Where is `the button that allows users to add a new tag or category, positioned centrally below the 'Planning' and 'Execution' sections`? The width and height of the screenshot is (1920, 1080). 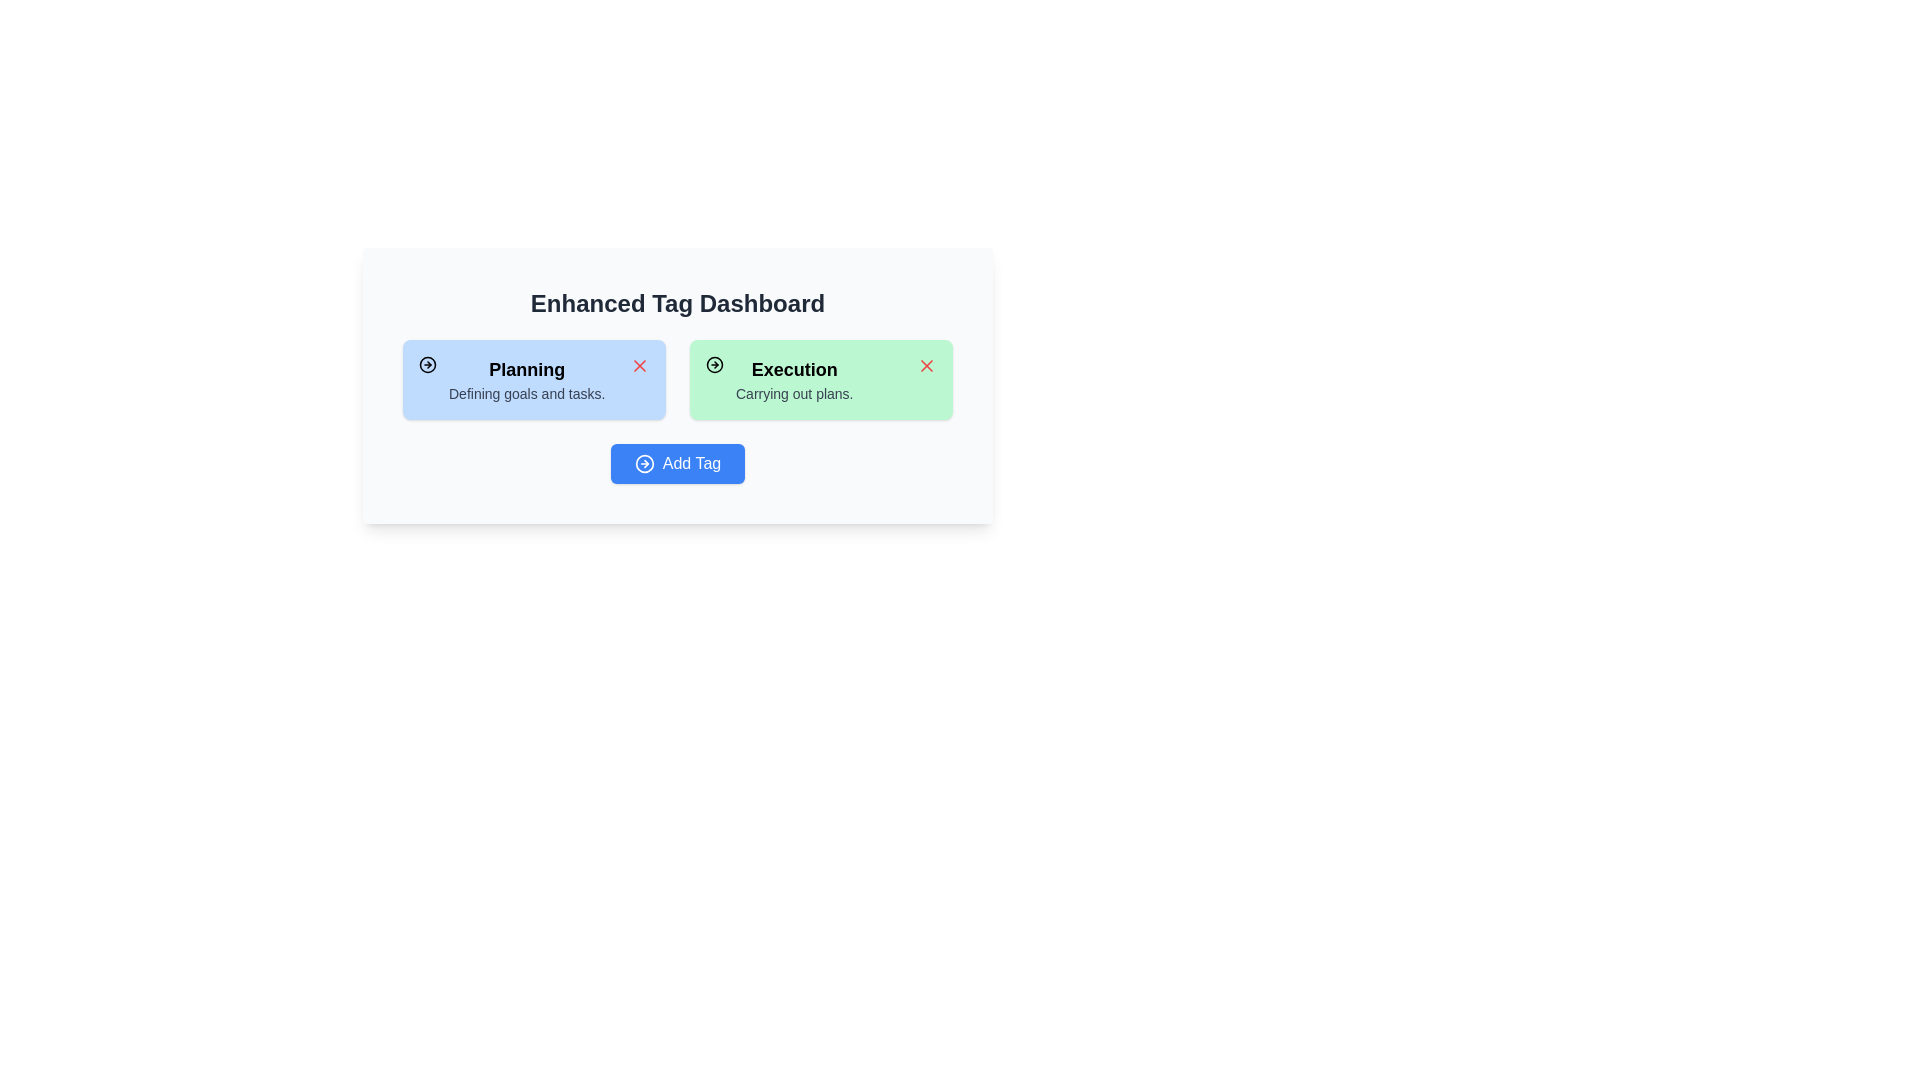
the button that allows users to add a new tag or category, positioned centrally below the 'Planning' and 'Execution' sections is located at coordinates (677, 463).